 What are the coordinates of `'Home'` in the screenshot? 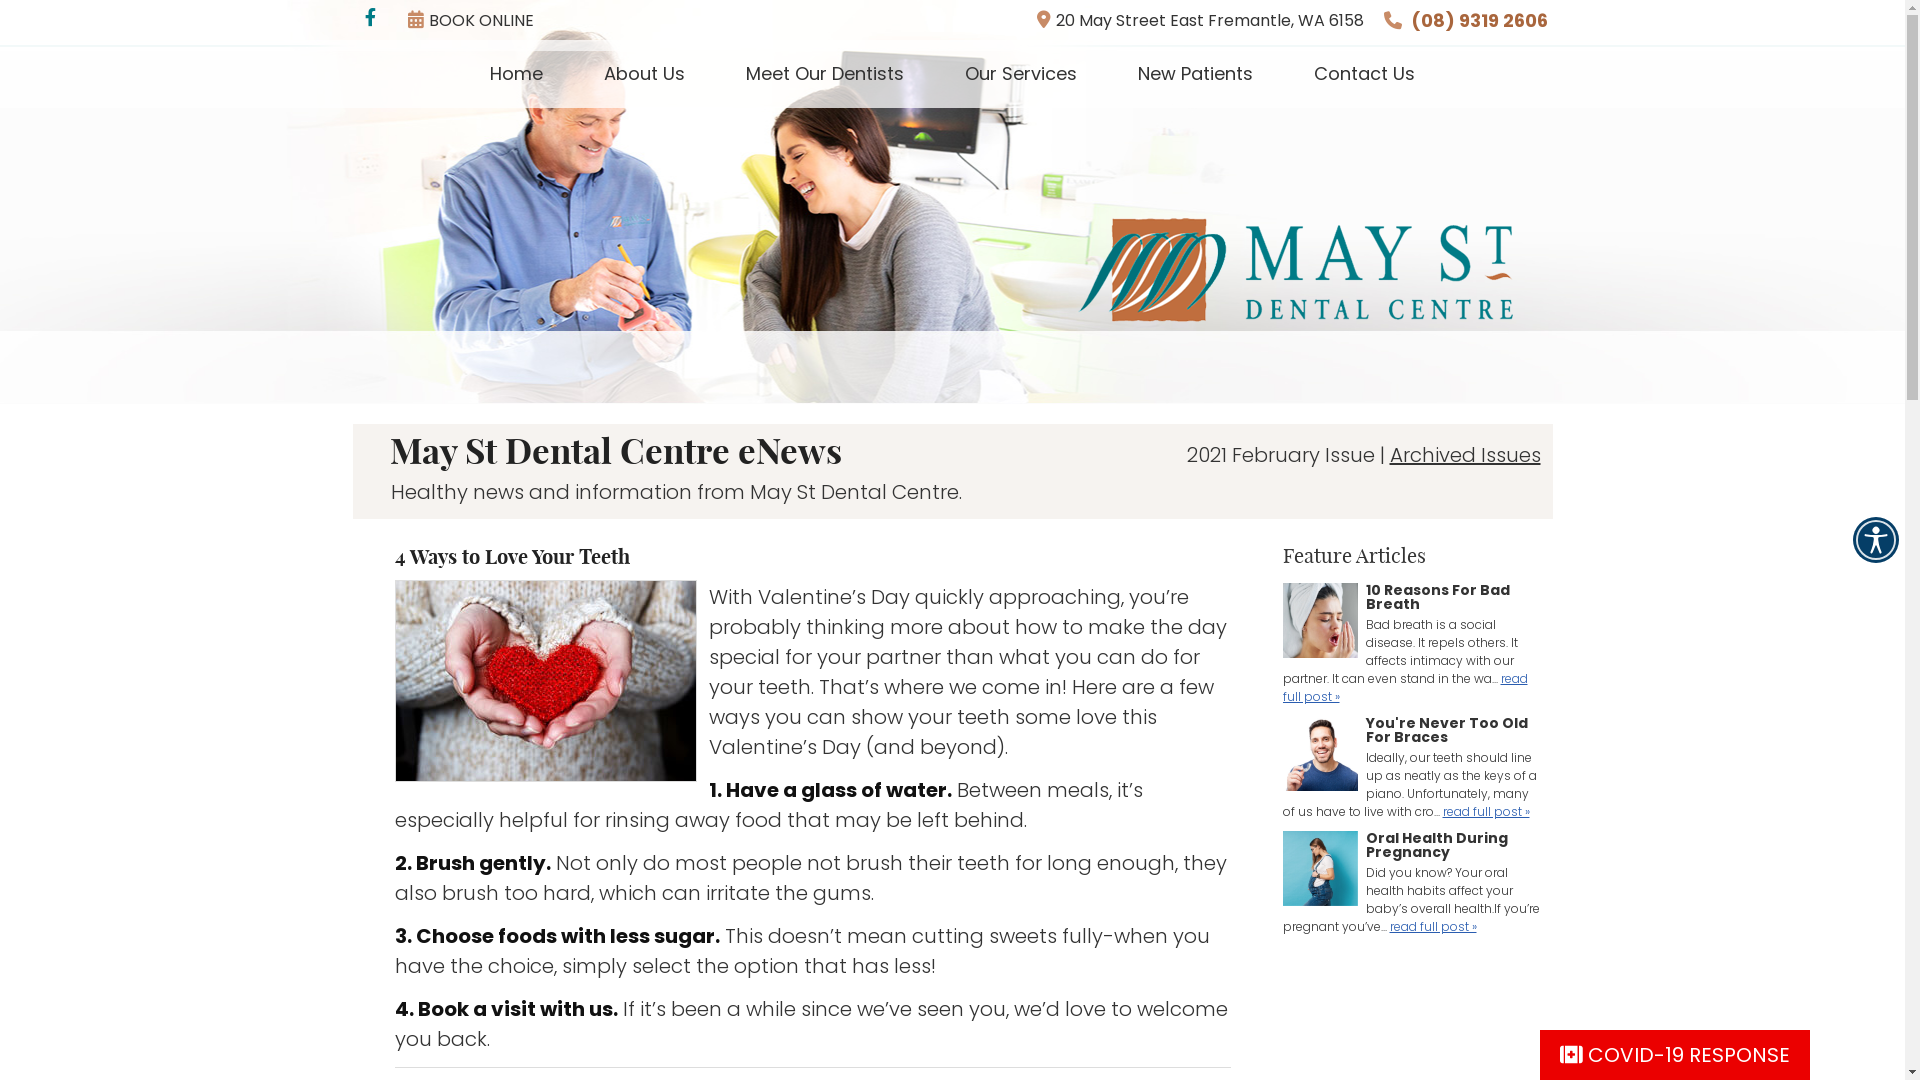 It's located at (517, 72).